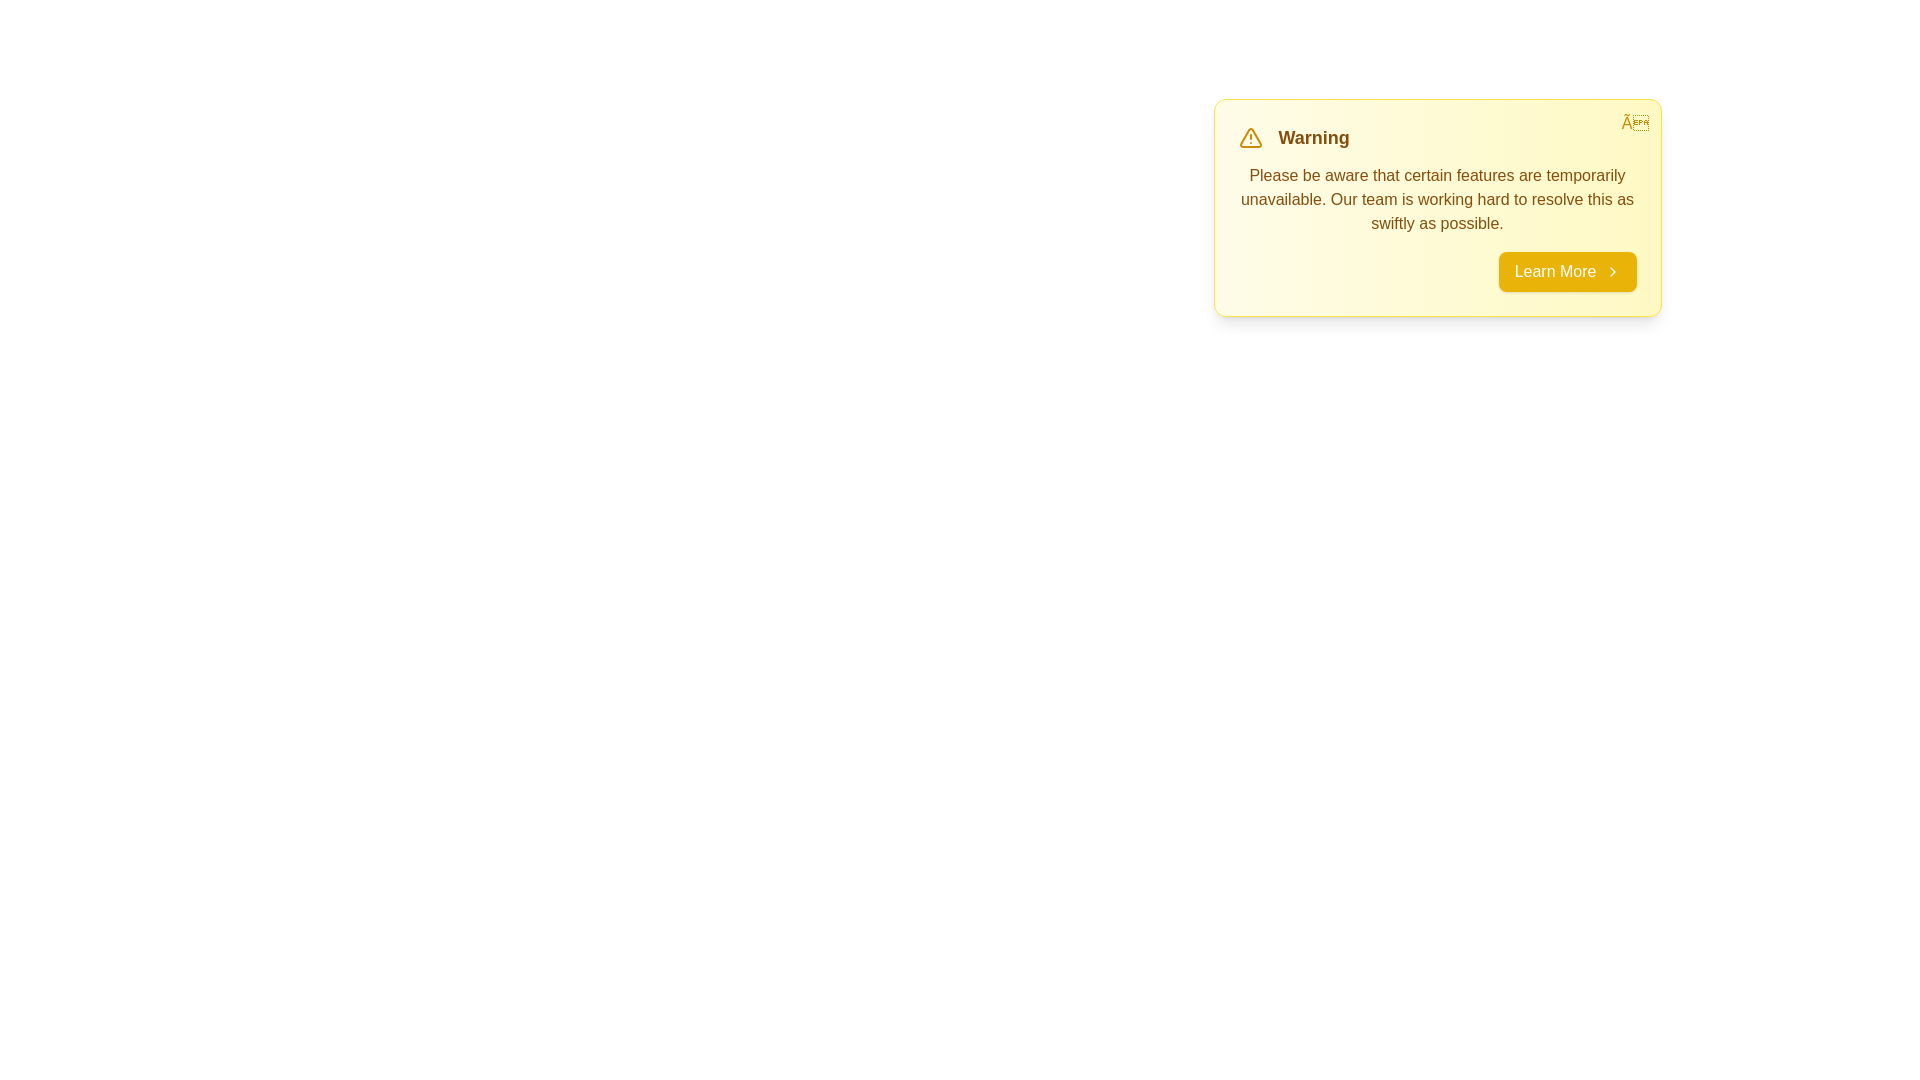 This screenshot has width=1920, height=1080. What do you see at coordinates (1566, 272) in the screenshot?
I see `the 'Learn More' button to access additional information` at bounding box center [1566, 272].